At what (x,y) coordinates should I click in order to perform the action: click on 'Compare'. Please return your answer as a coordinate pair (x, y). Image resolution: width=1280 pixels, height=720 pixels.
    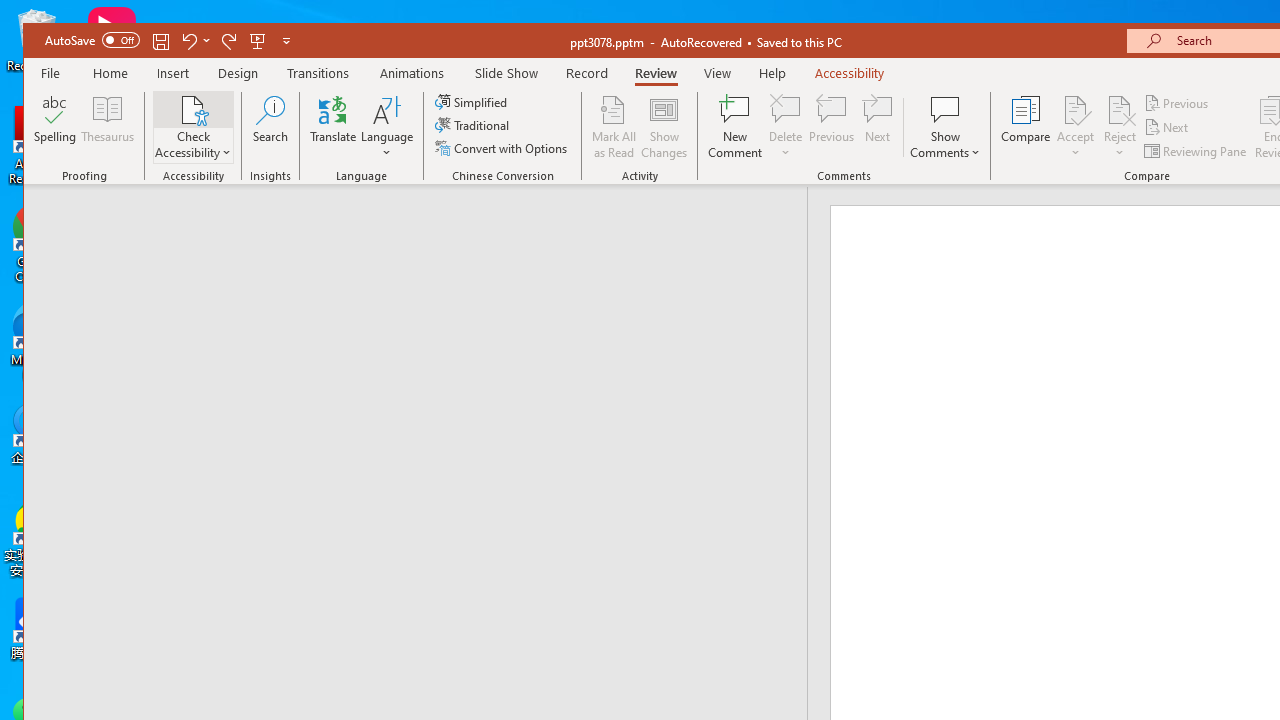
    Looking at the image, I should click on (1025, 127).